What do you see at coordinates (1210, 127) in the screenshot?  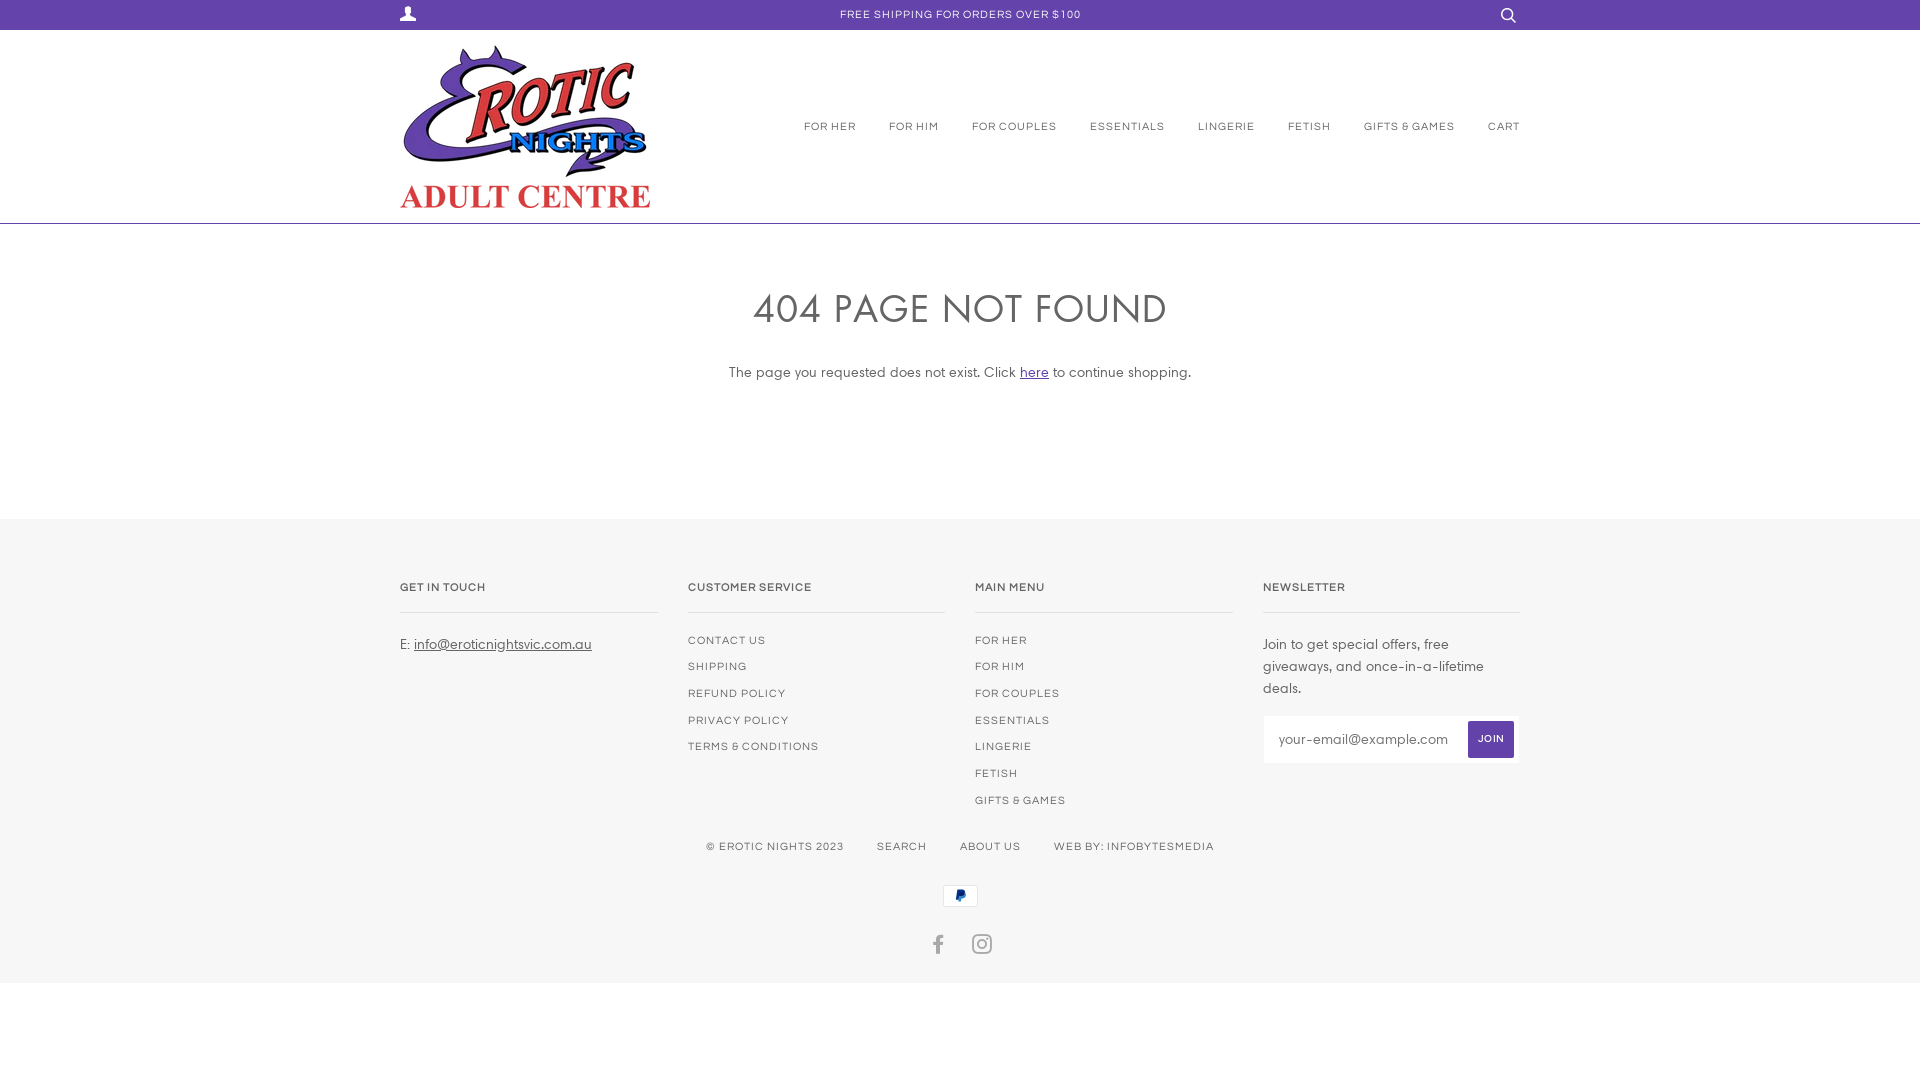 I see `'LINGERIE'` at bounding box center [1210, 127].